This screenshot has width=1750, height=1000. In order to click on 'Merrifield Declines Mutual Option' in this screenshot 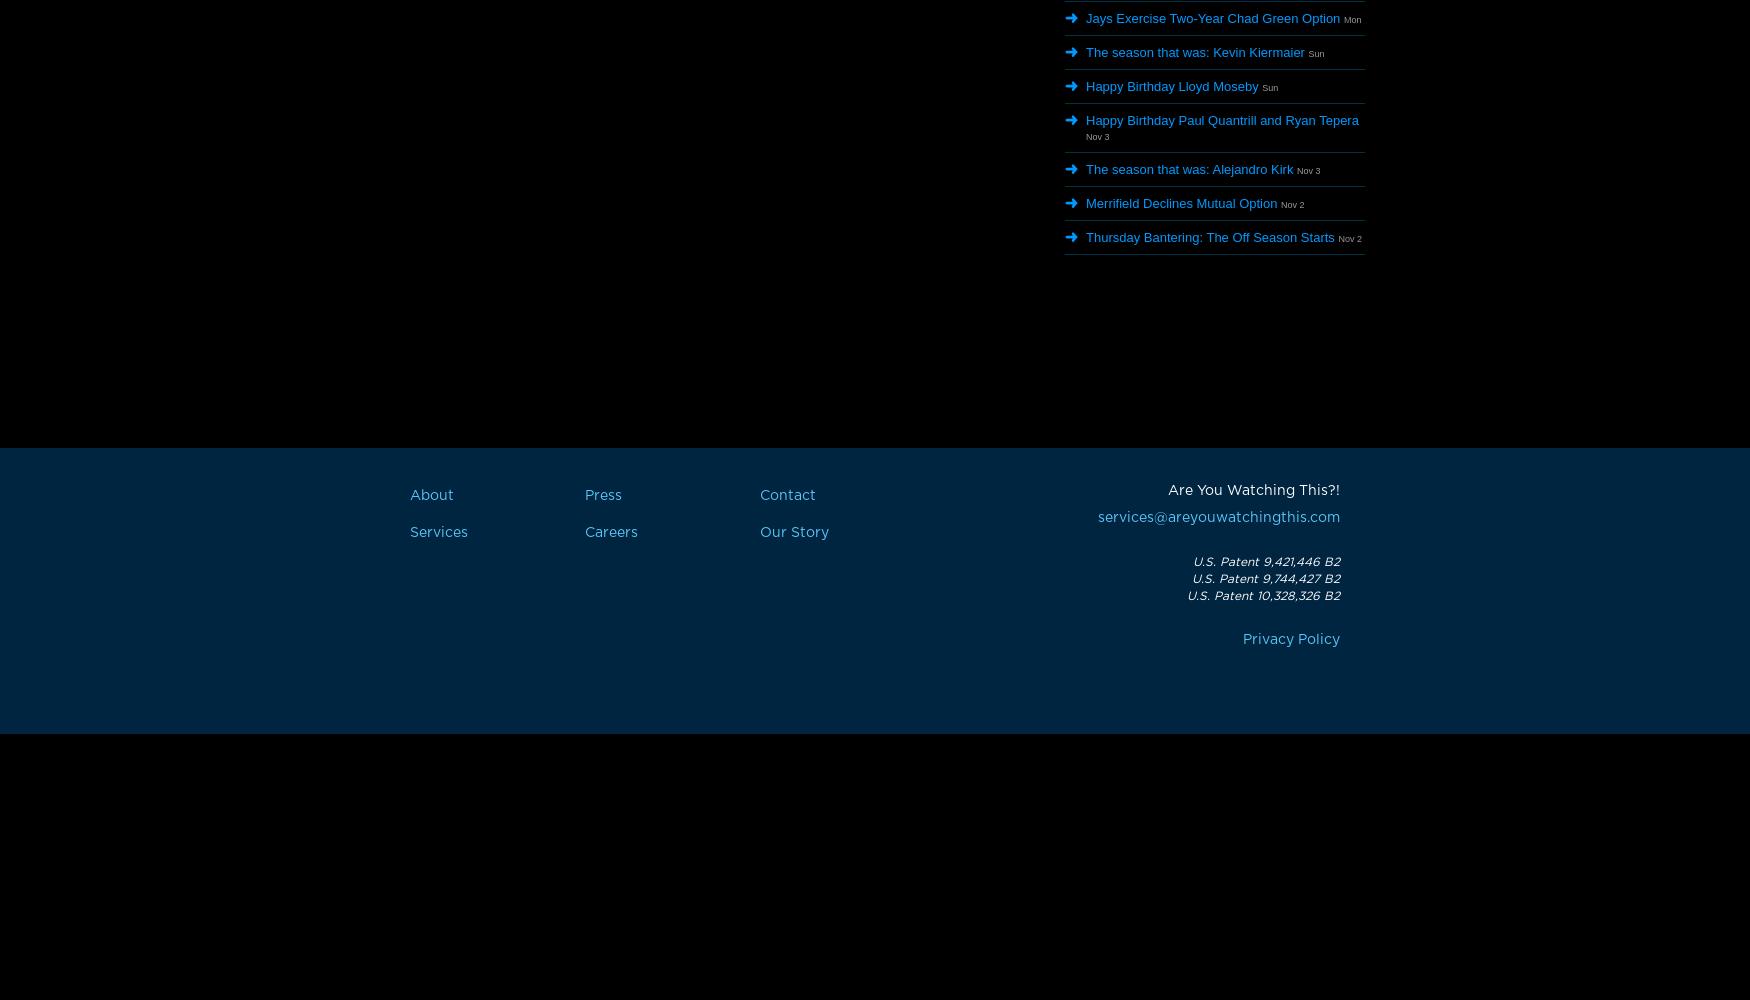, I will do `click(1180, 202)`.